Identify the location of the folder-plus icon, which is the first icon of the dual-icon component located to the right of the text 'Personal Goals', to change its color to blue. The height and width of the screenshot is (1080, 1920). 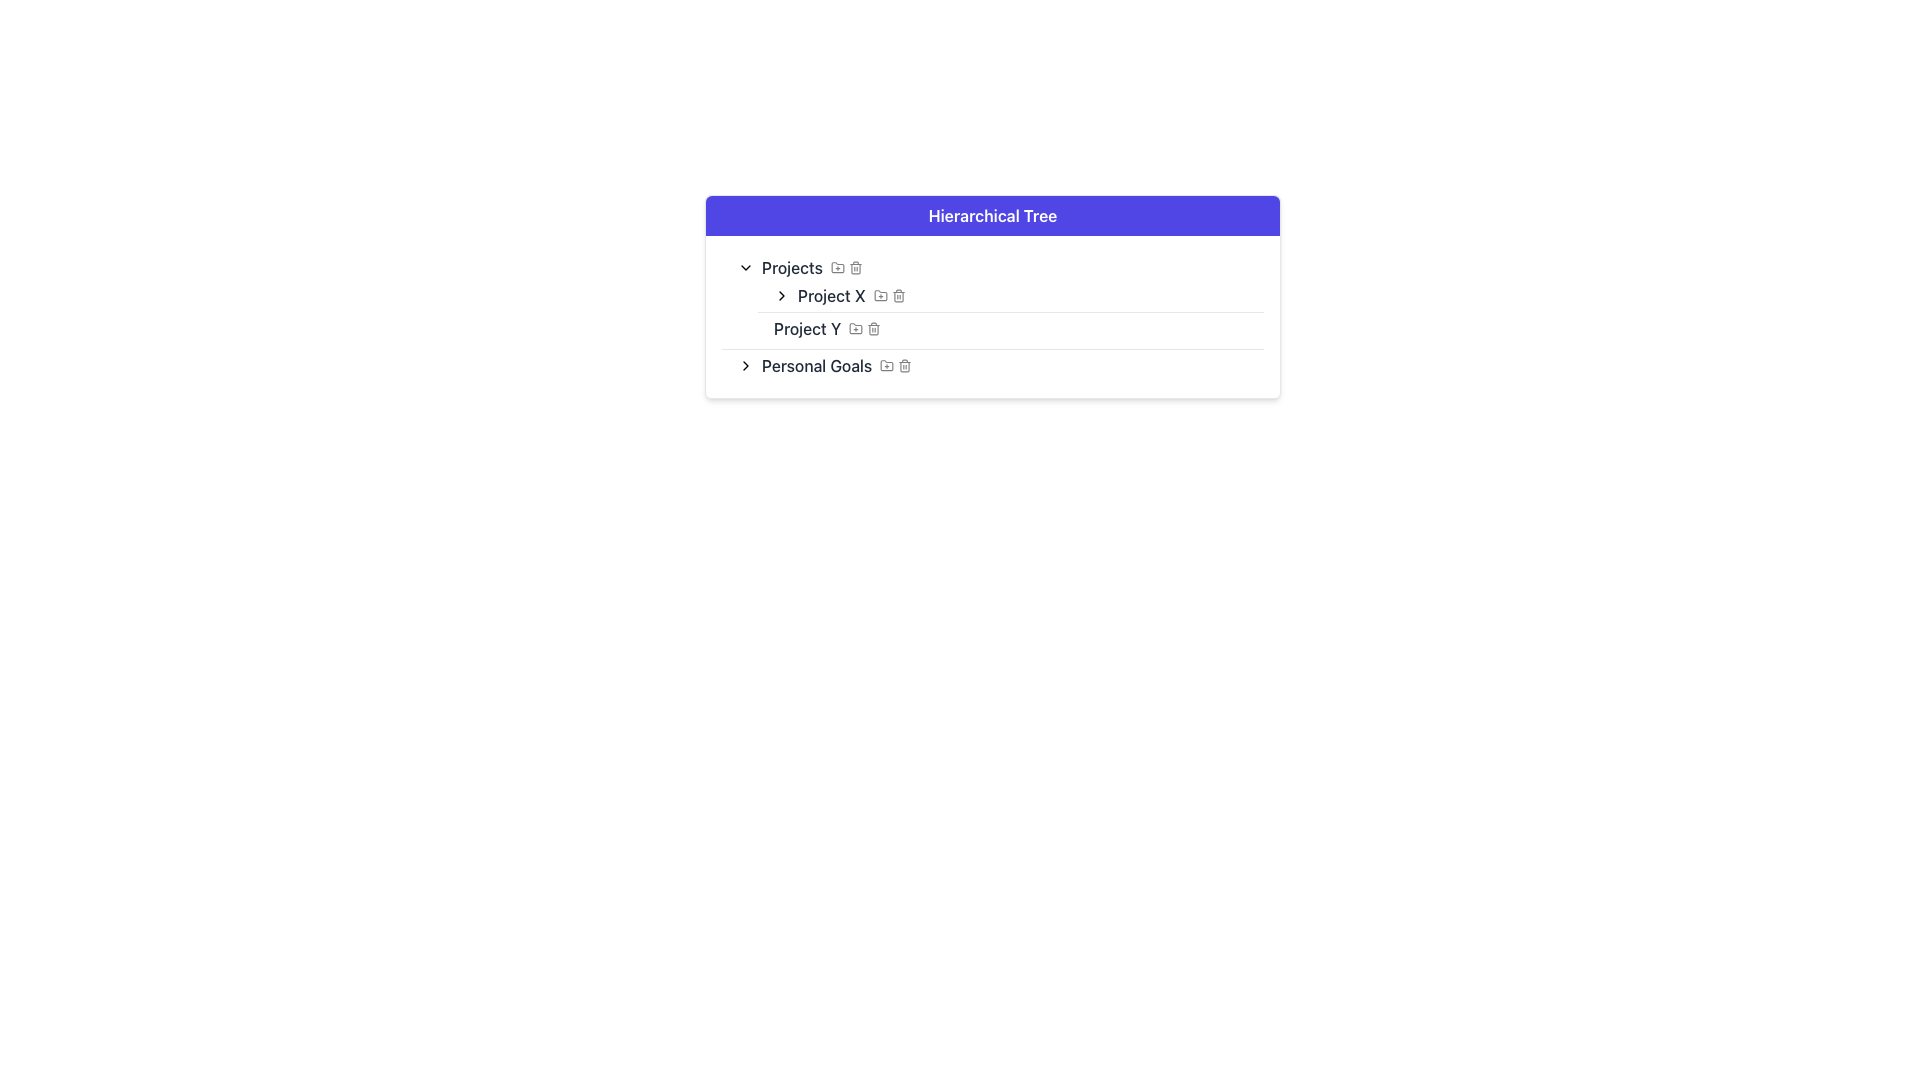
(895, 366).